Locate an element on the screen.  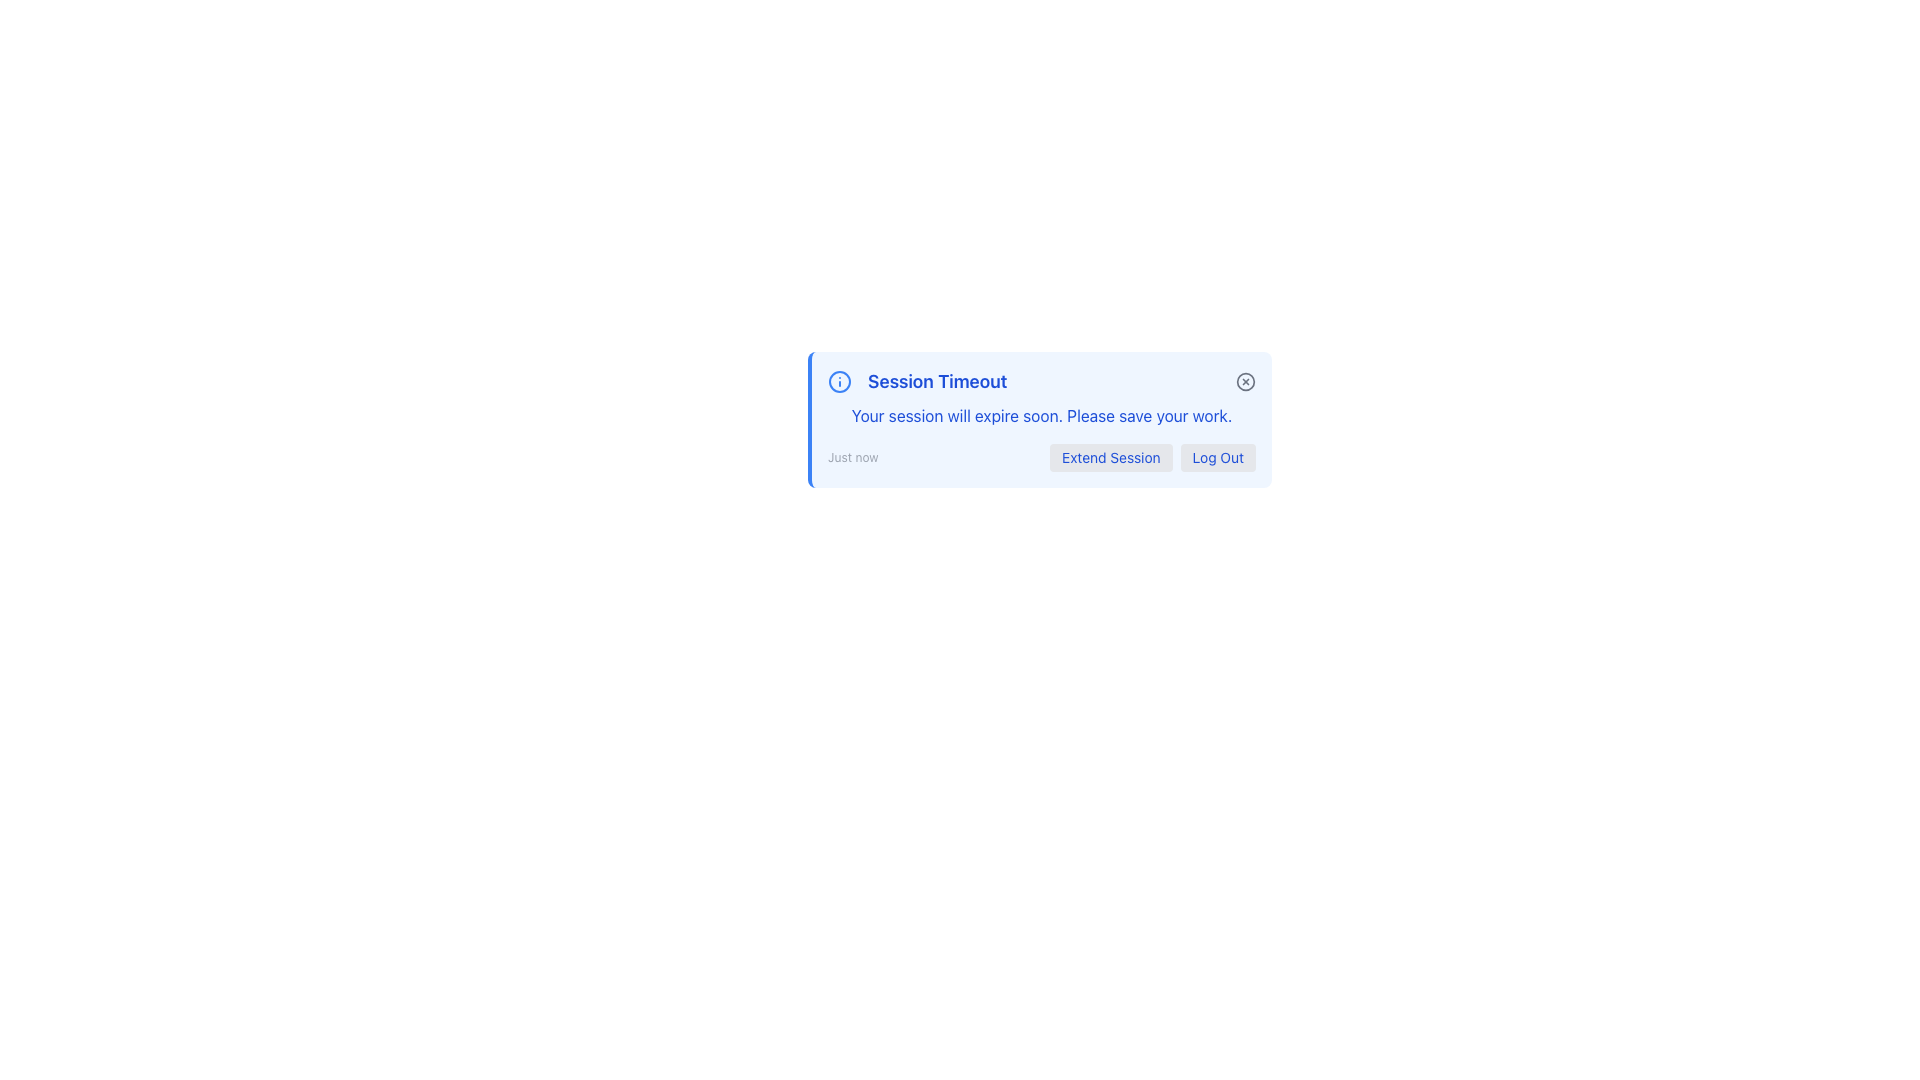
the leftmost button in the modal dialog box to extend the session and prevent timeout is located at coordinates (1110, 458).